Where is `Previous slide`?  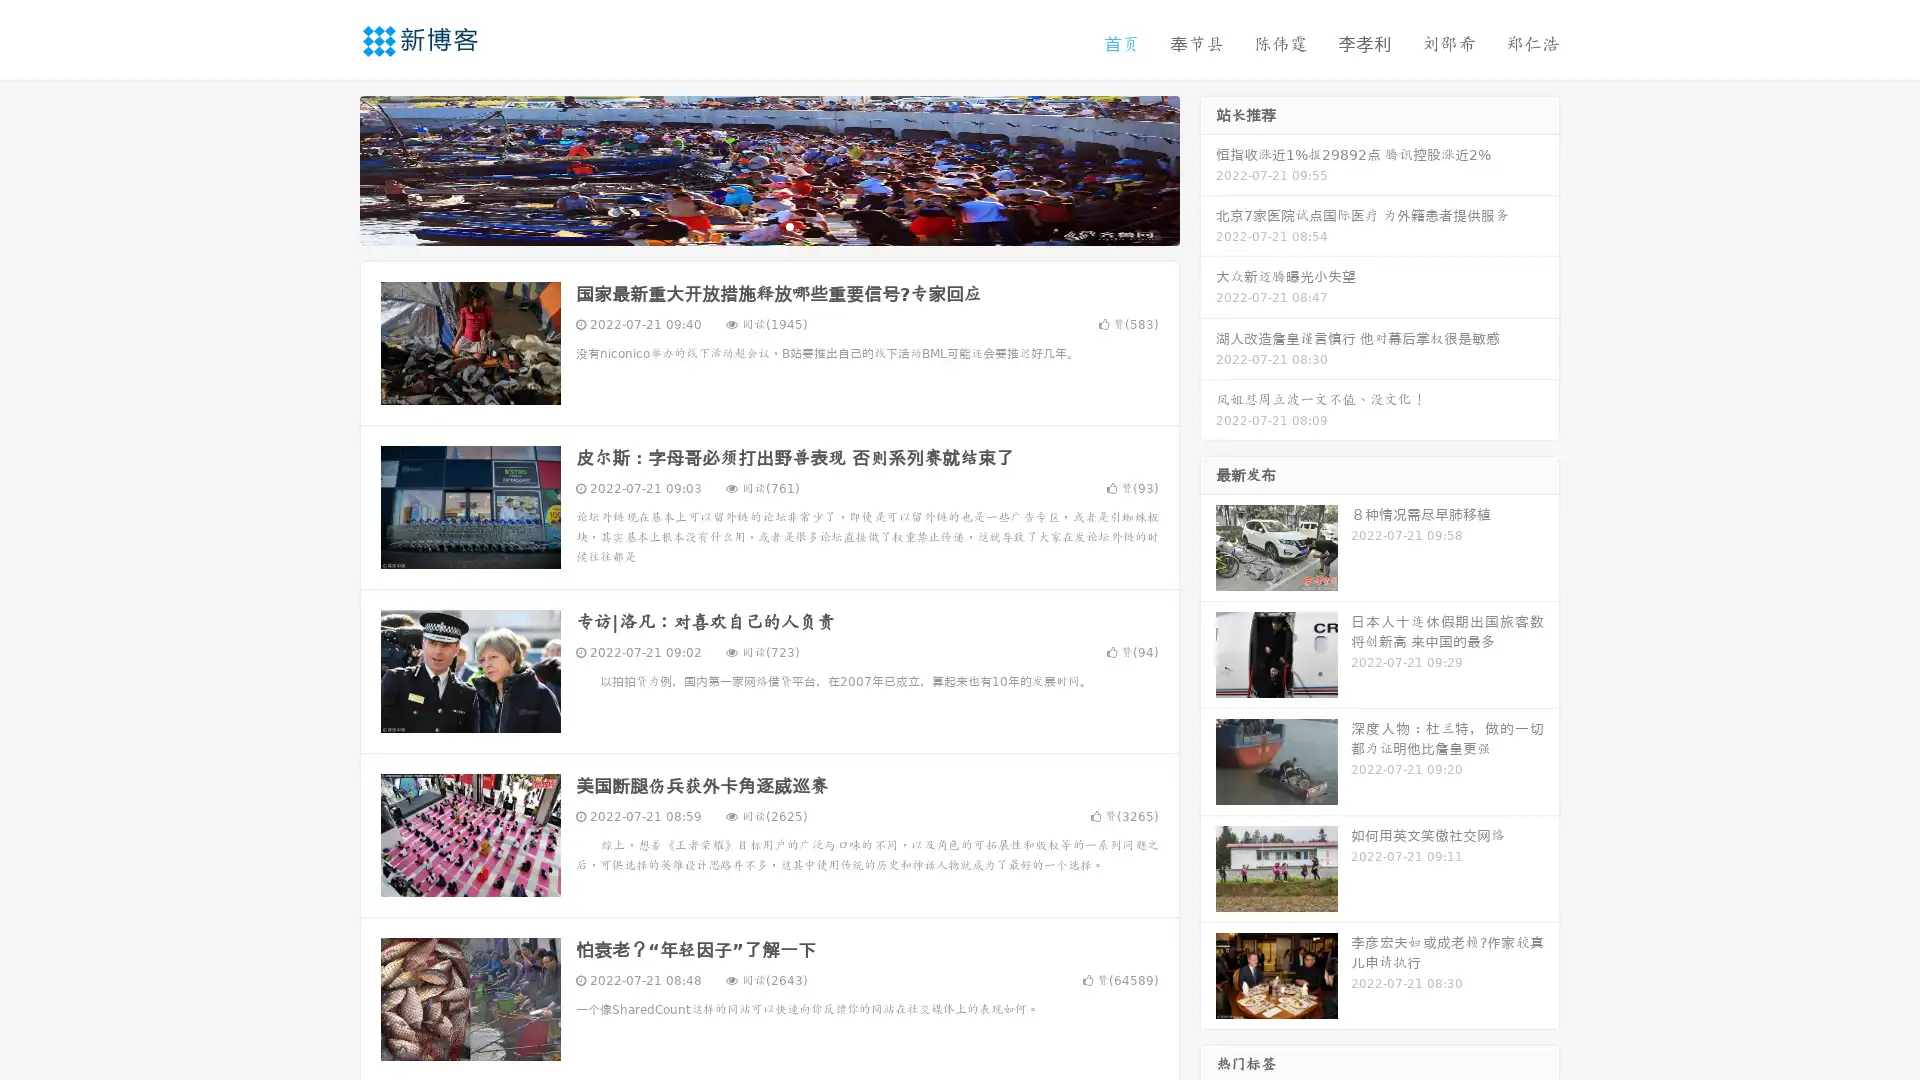
Previous slide is located at coordinates (330, 168).